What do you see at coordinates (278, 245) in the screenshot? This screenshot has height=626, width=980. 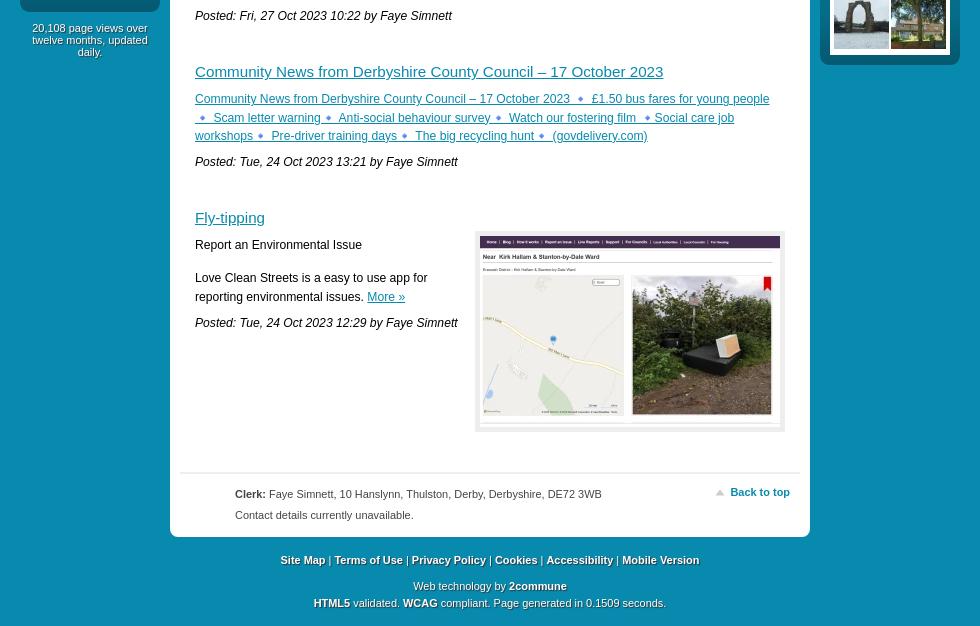 I see `'Report an Environmental Issue'` at bounding box center [278, 245].